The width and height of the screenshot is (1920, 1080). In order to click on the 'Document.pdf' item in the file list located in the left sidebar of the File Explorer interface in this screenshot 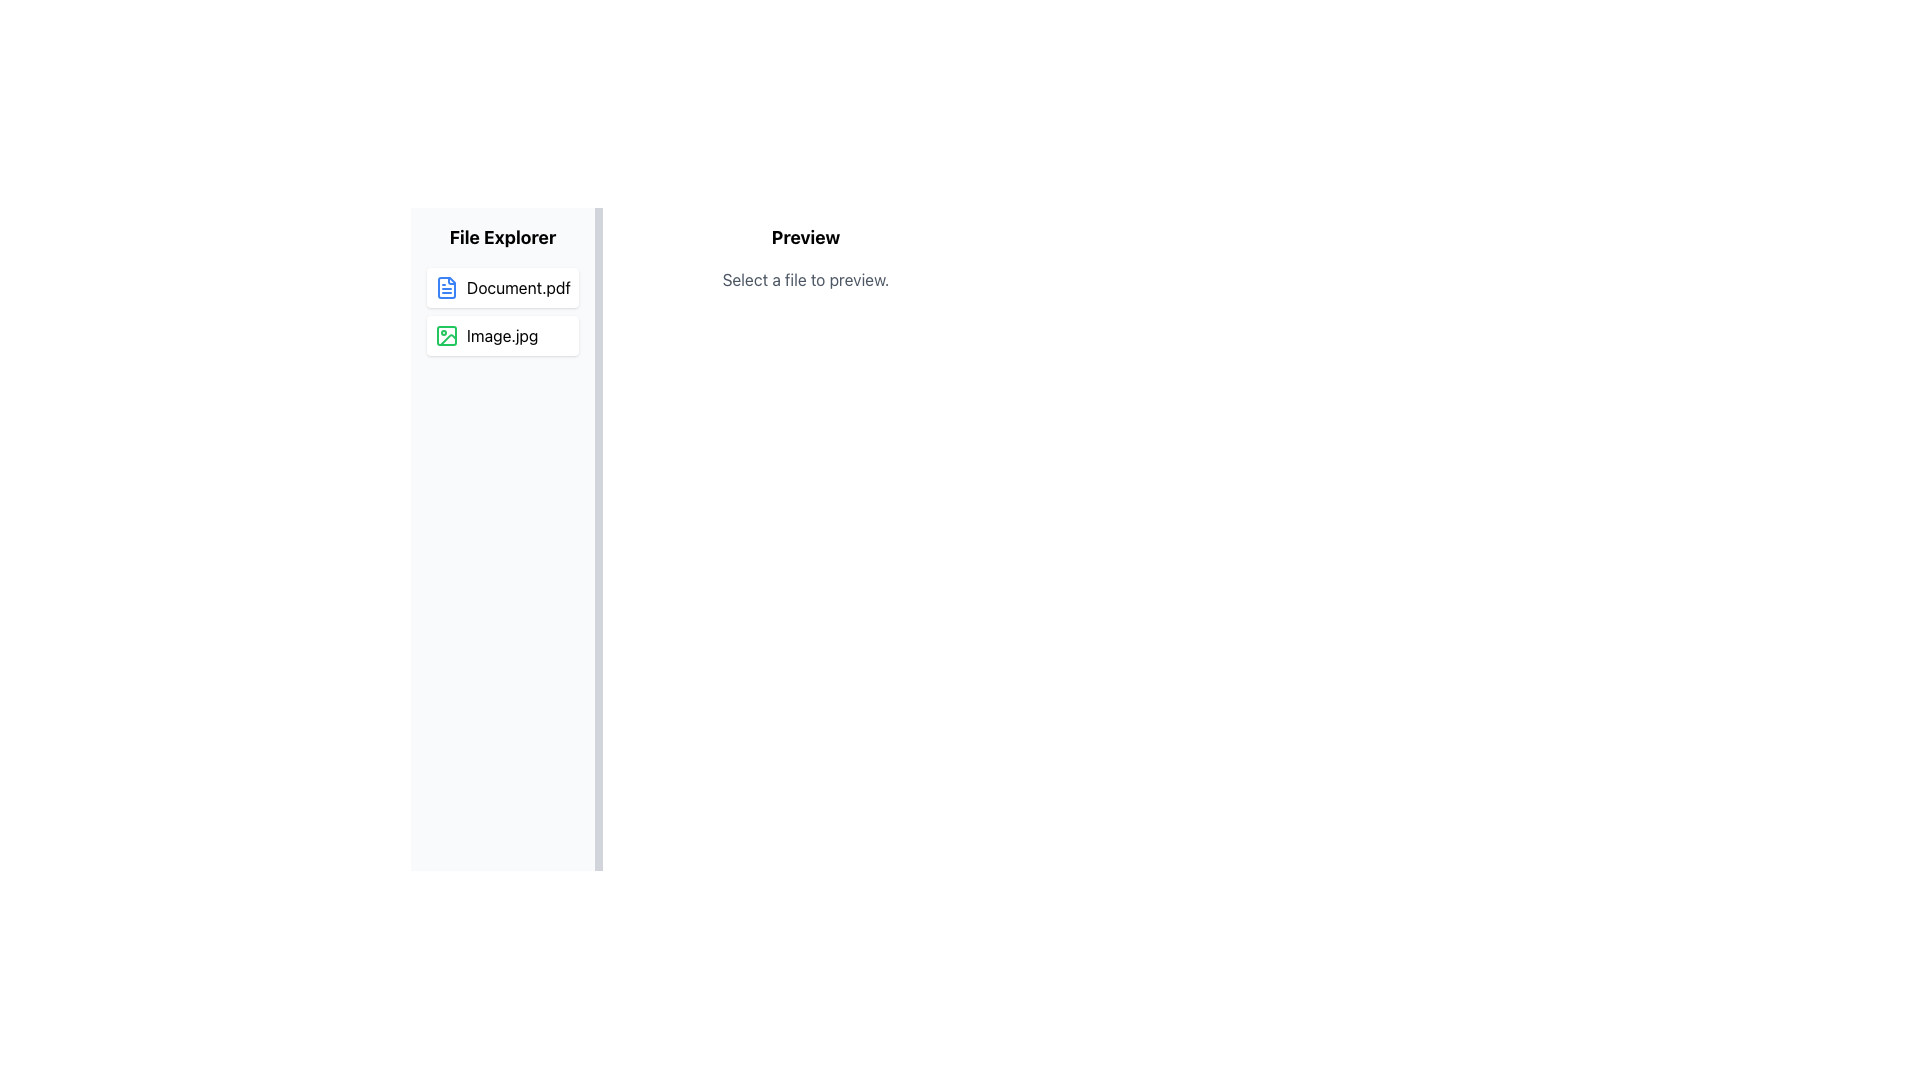, I will do `click(503, 312)`.